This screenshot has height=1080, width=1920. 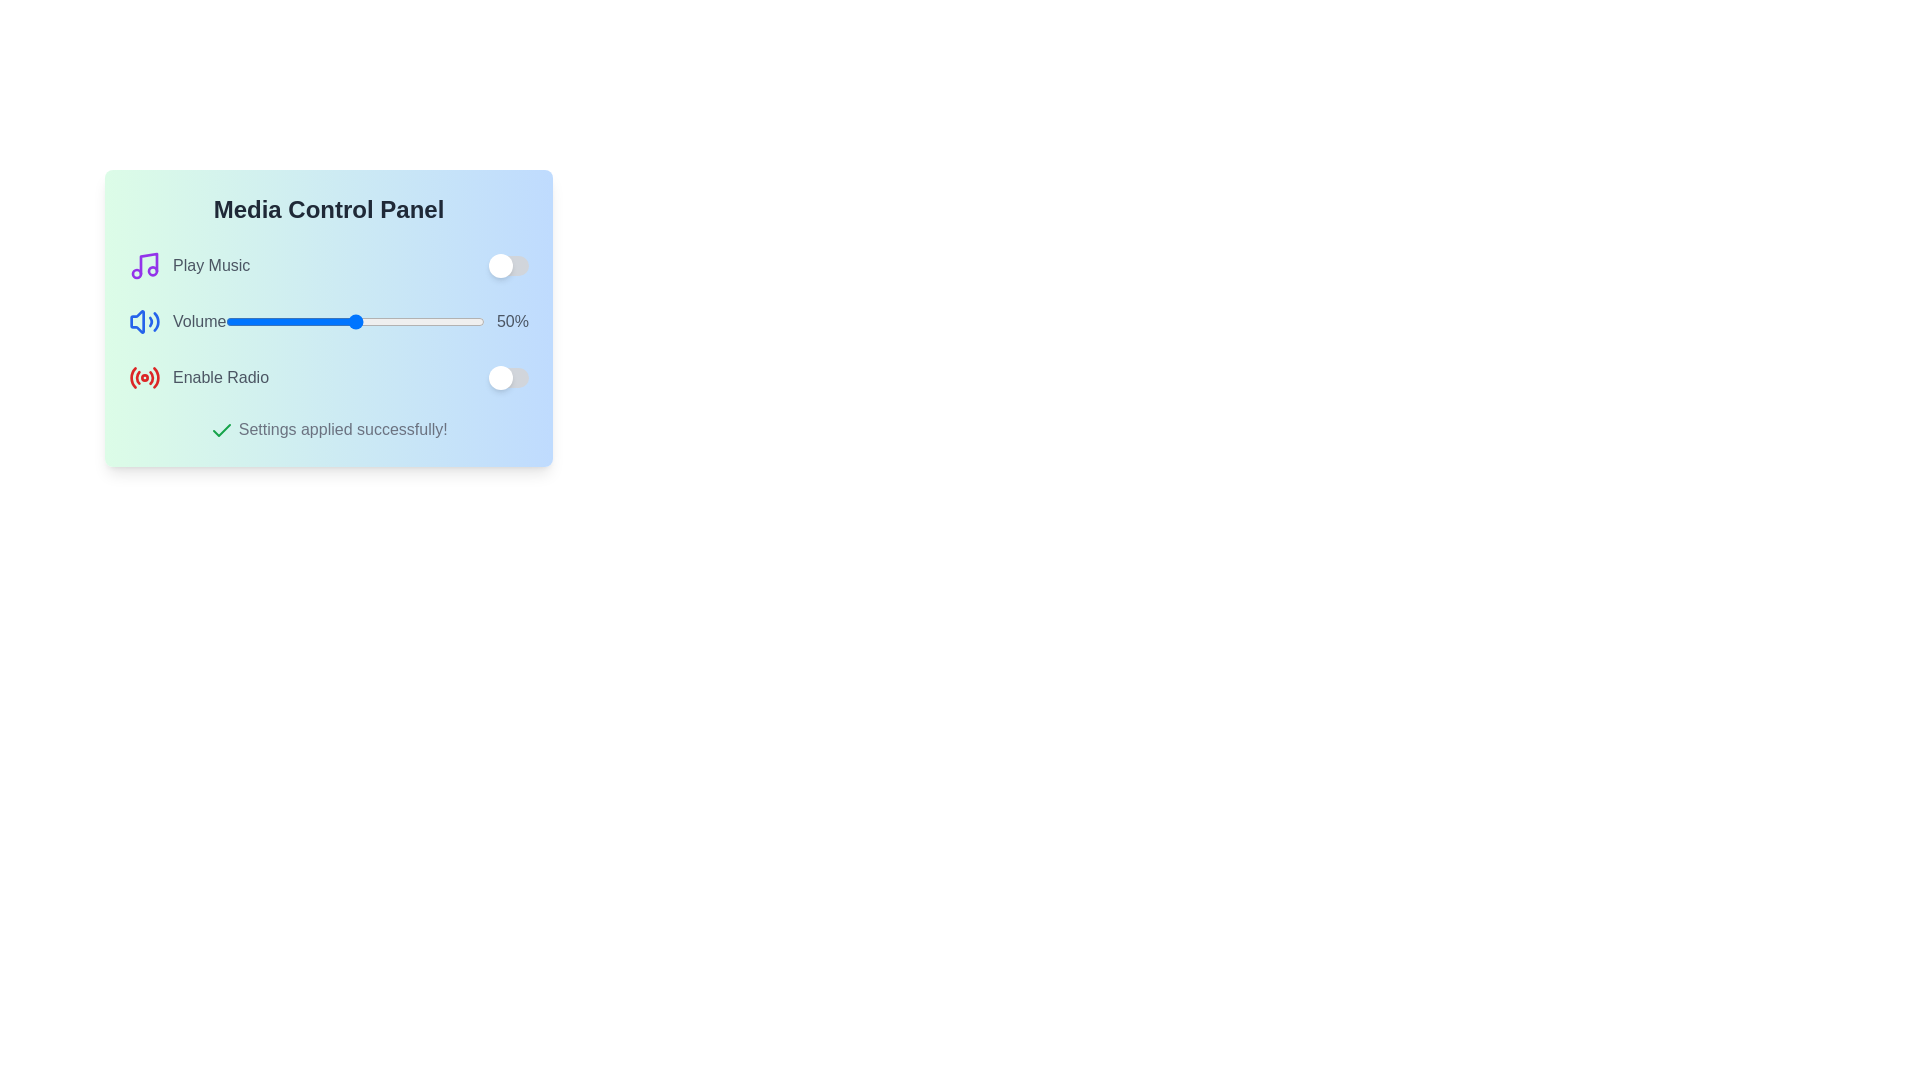 What do you see at coordinates (334, 320) in the screenshot?
I see `the volume slider` at bounding box center [334, 320].